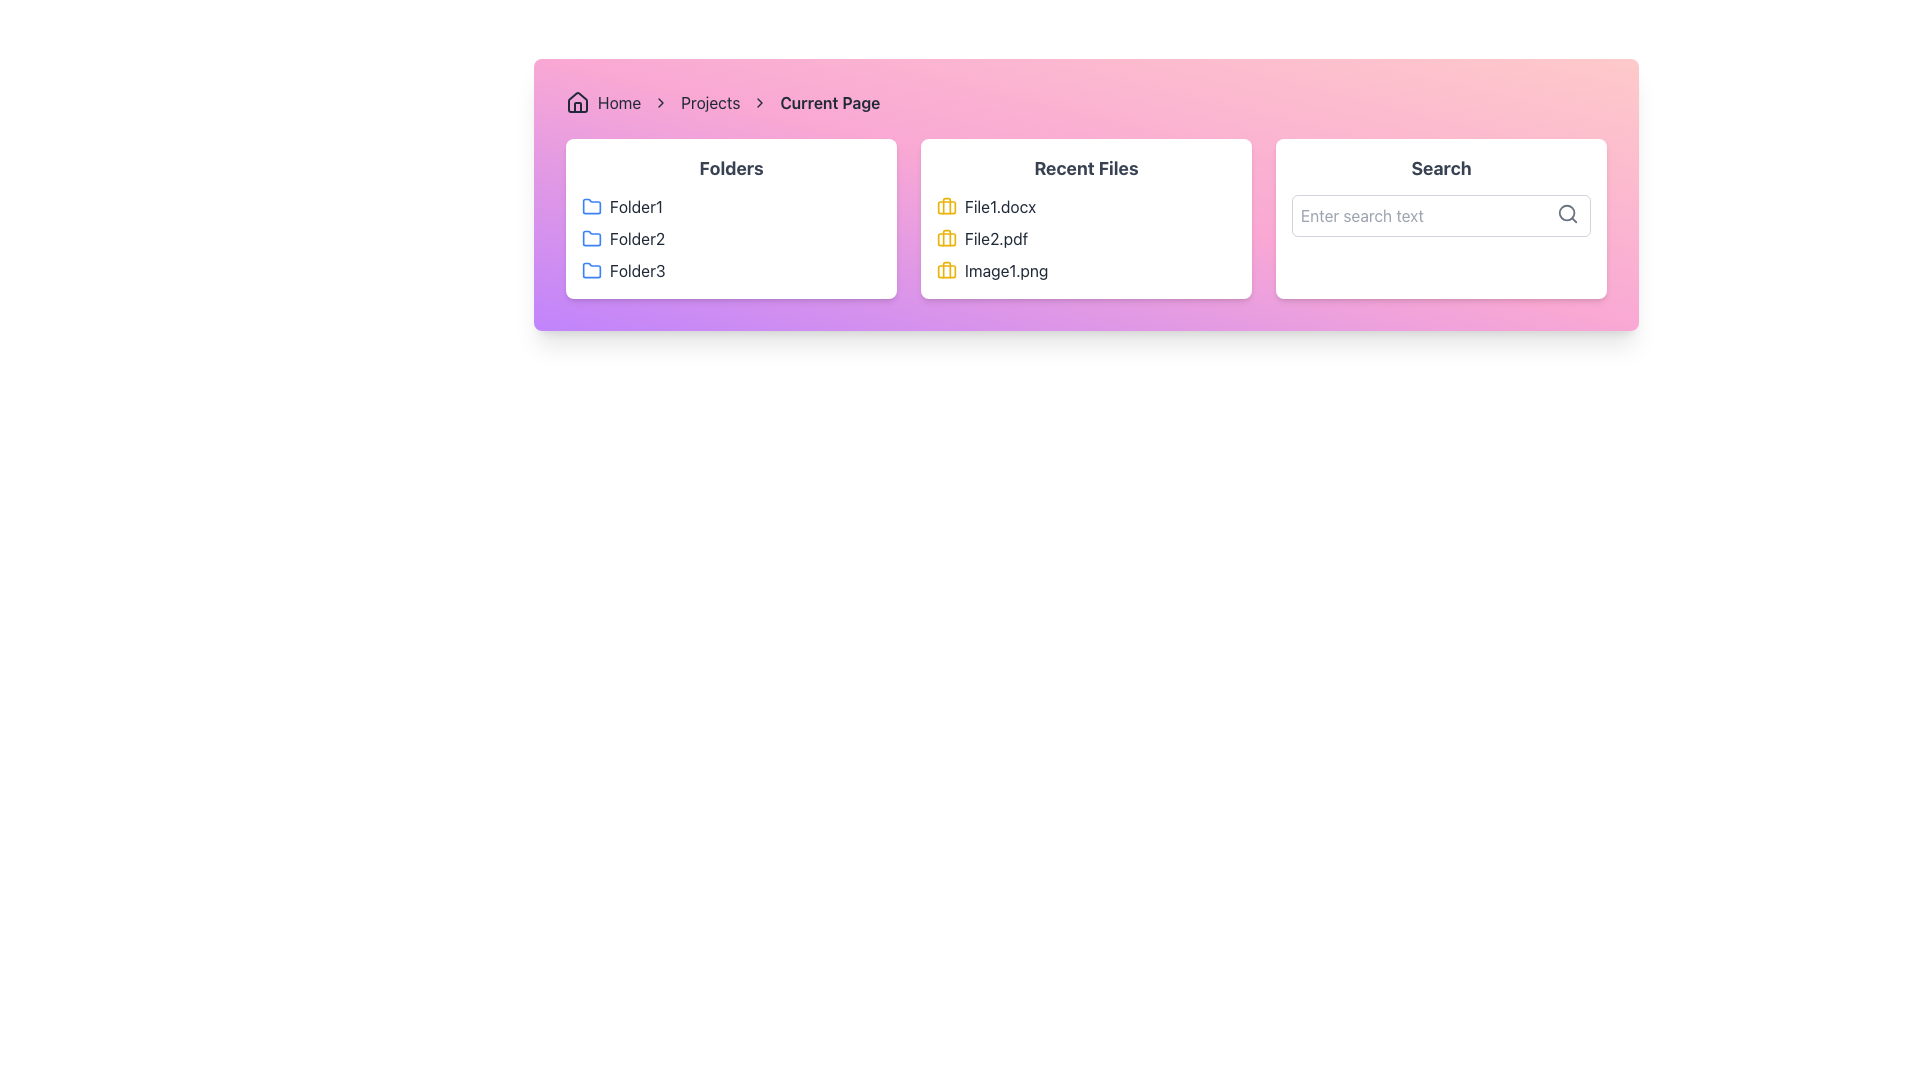  Describe the element at coordinates (730, 238) in the screenshot. I see `to select or open the folder labeled 'Folder2' in the list of folders` at that location.